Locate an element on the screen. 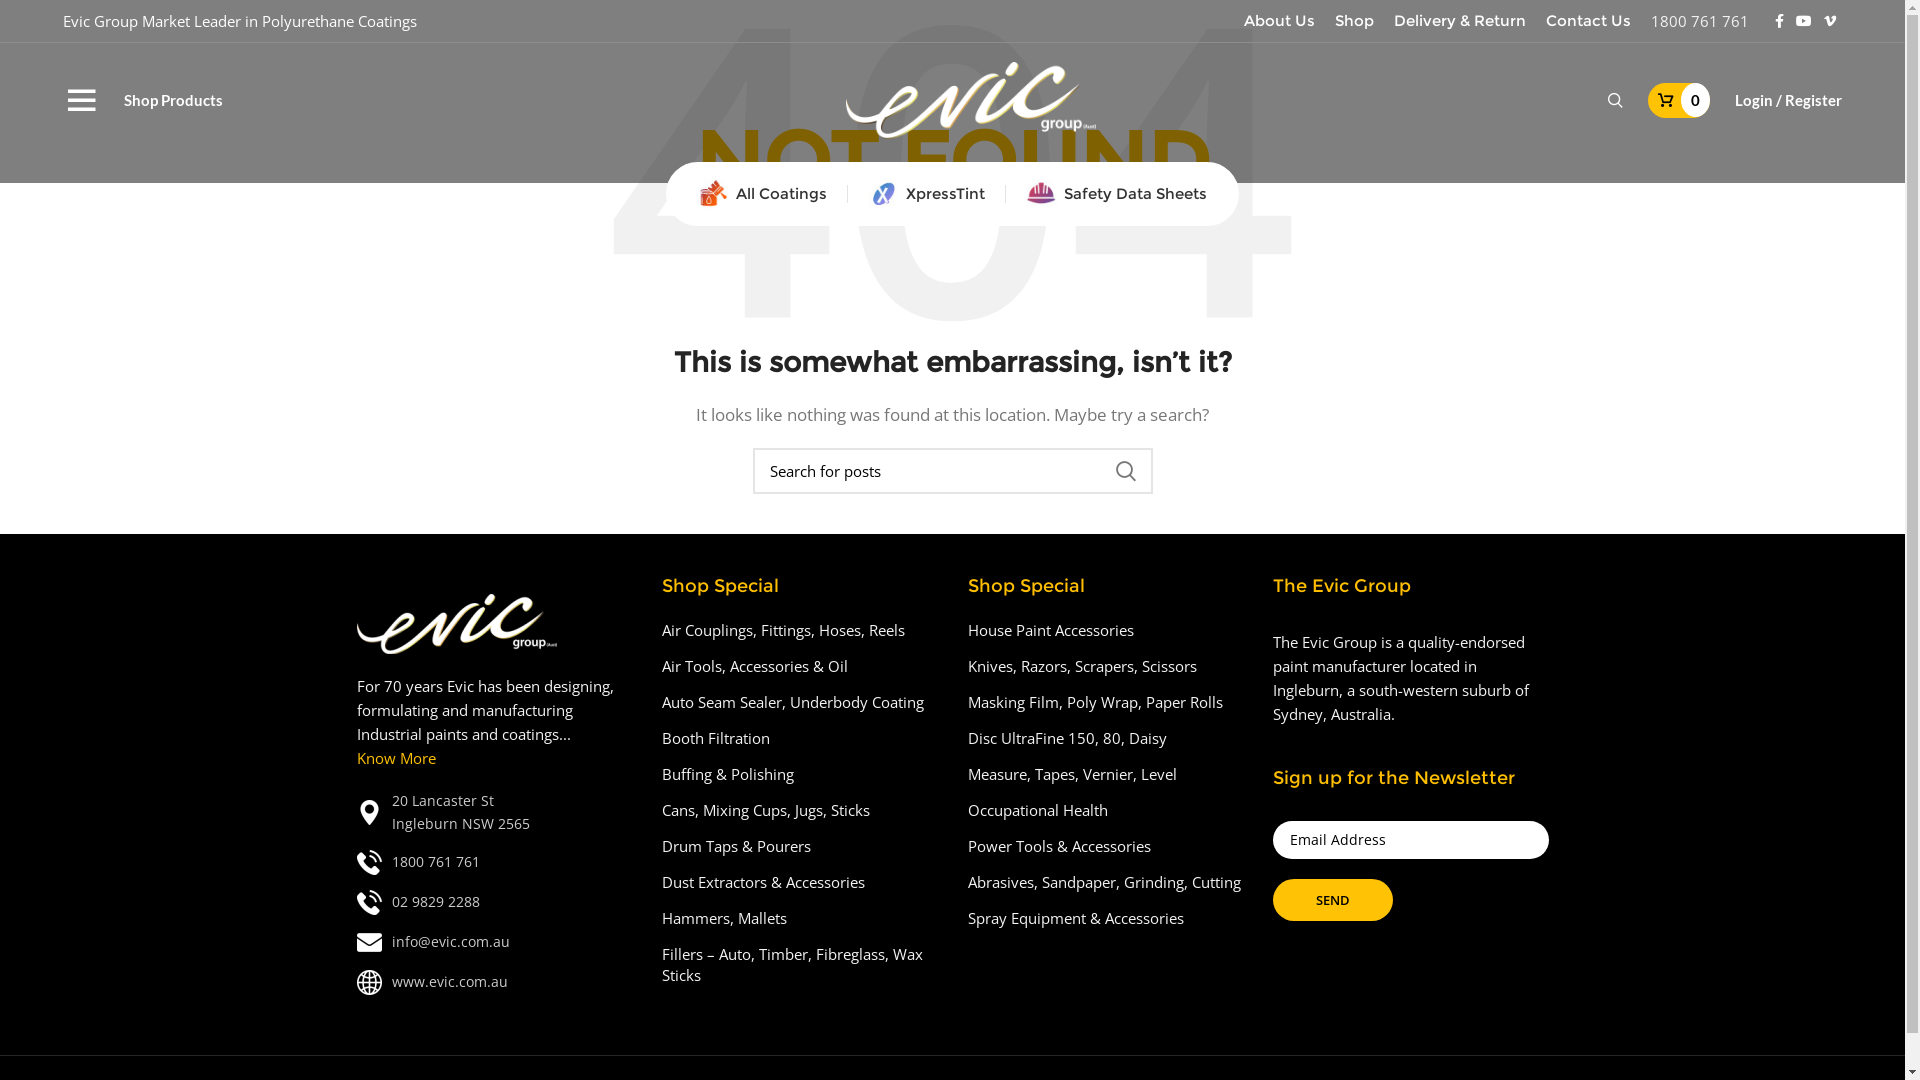 Image resolution: width=1920 pixels, height=1080 pixels. 'Spray Equipment & Accessories' is located at coordinates (1075, 918).